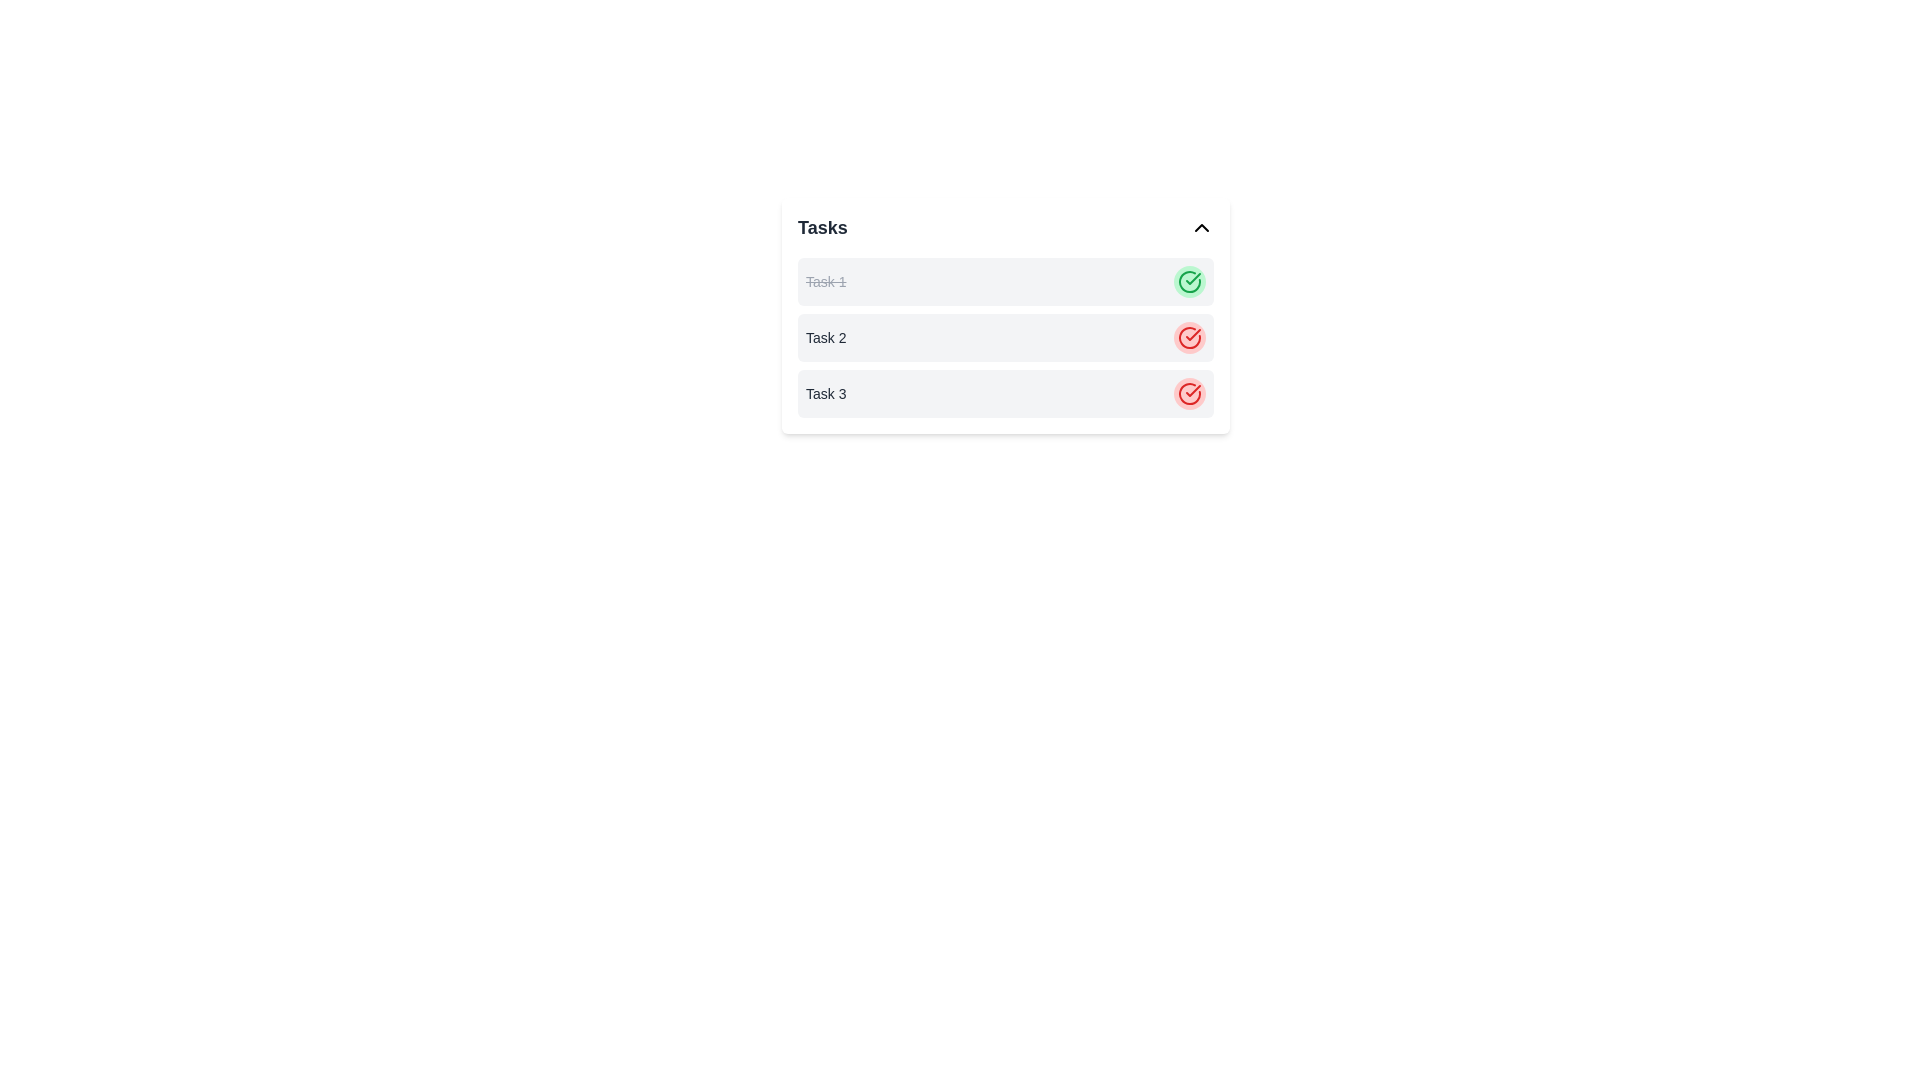  I want to click on the button on the right side of the row containing the text 'Task 1', so click(1190, 281).